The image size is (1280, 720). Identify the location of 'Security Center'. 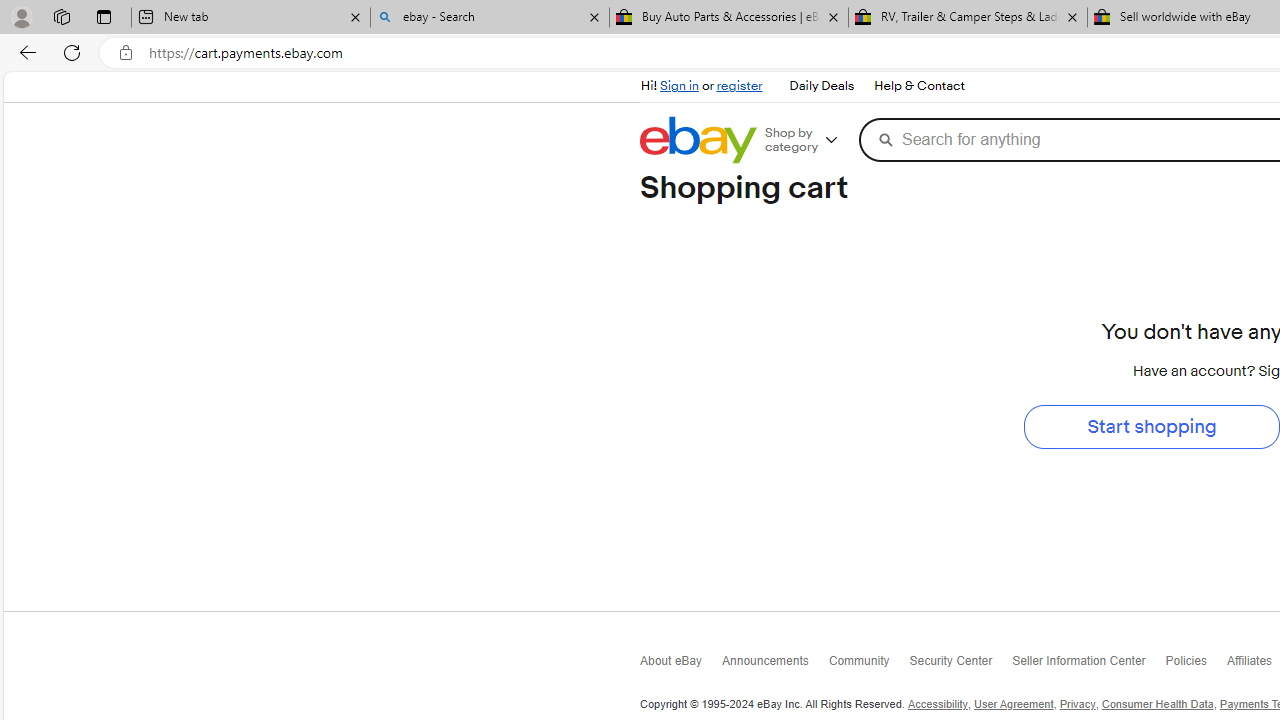
(960, 666).